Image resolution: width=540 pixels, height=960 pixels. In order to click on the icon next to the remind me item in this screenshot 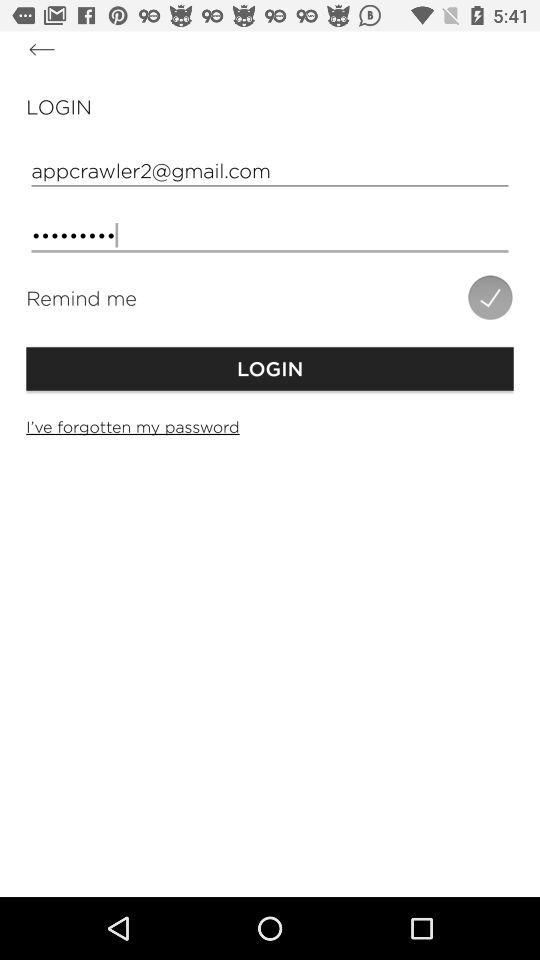, I will do `click(489, 296)`.